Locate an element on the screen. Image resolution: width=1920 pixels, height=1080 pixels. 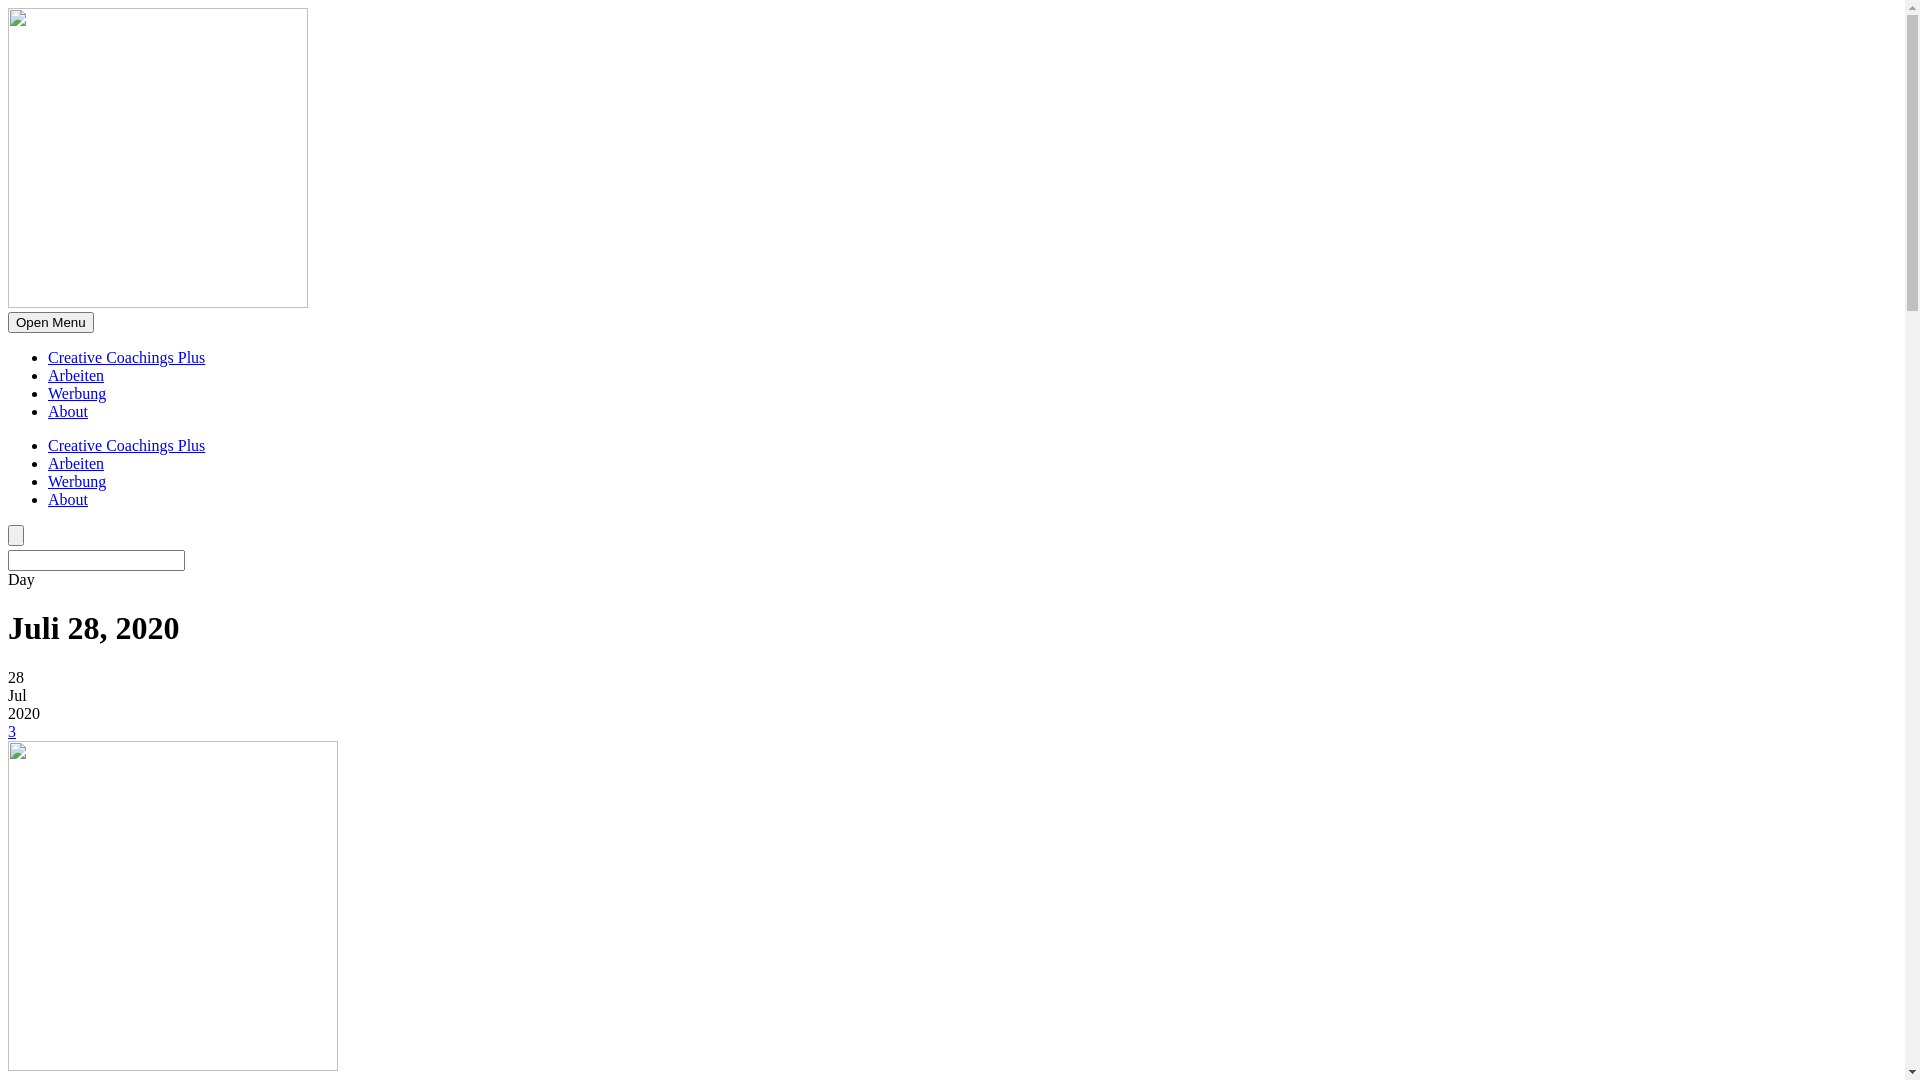
'Creative Coachings Plus' is located at coordinates (125, 444).